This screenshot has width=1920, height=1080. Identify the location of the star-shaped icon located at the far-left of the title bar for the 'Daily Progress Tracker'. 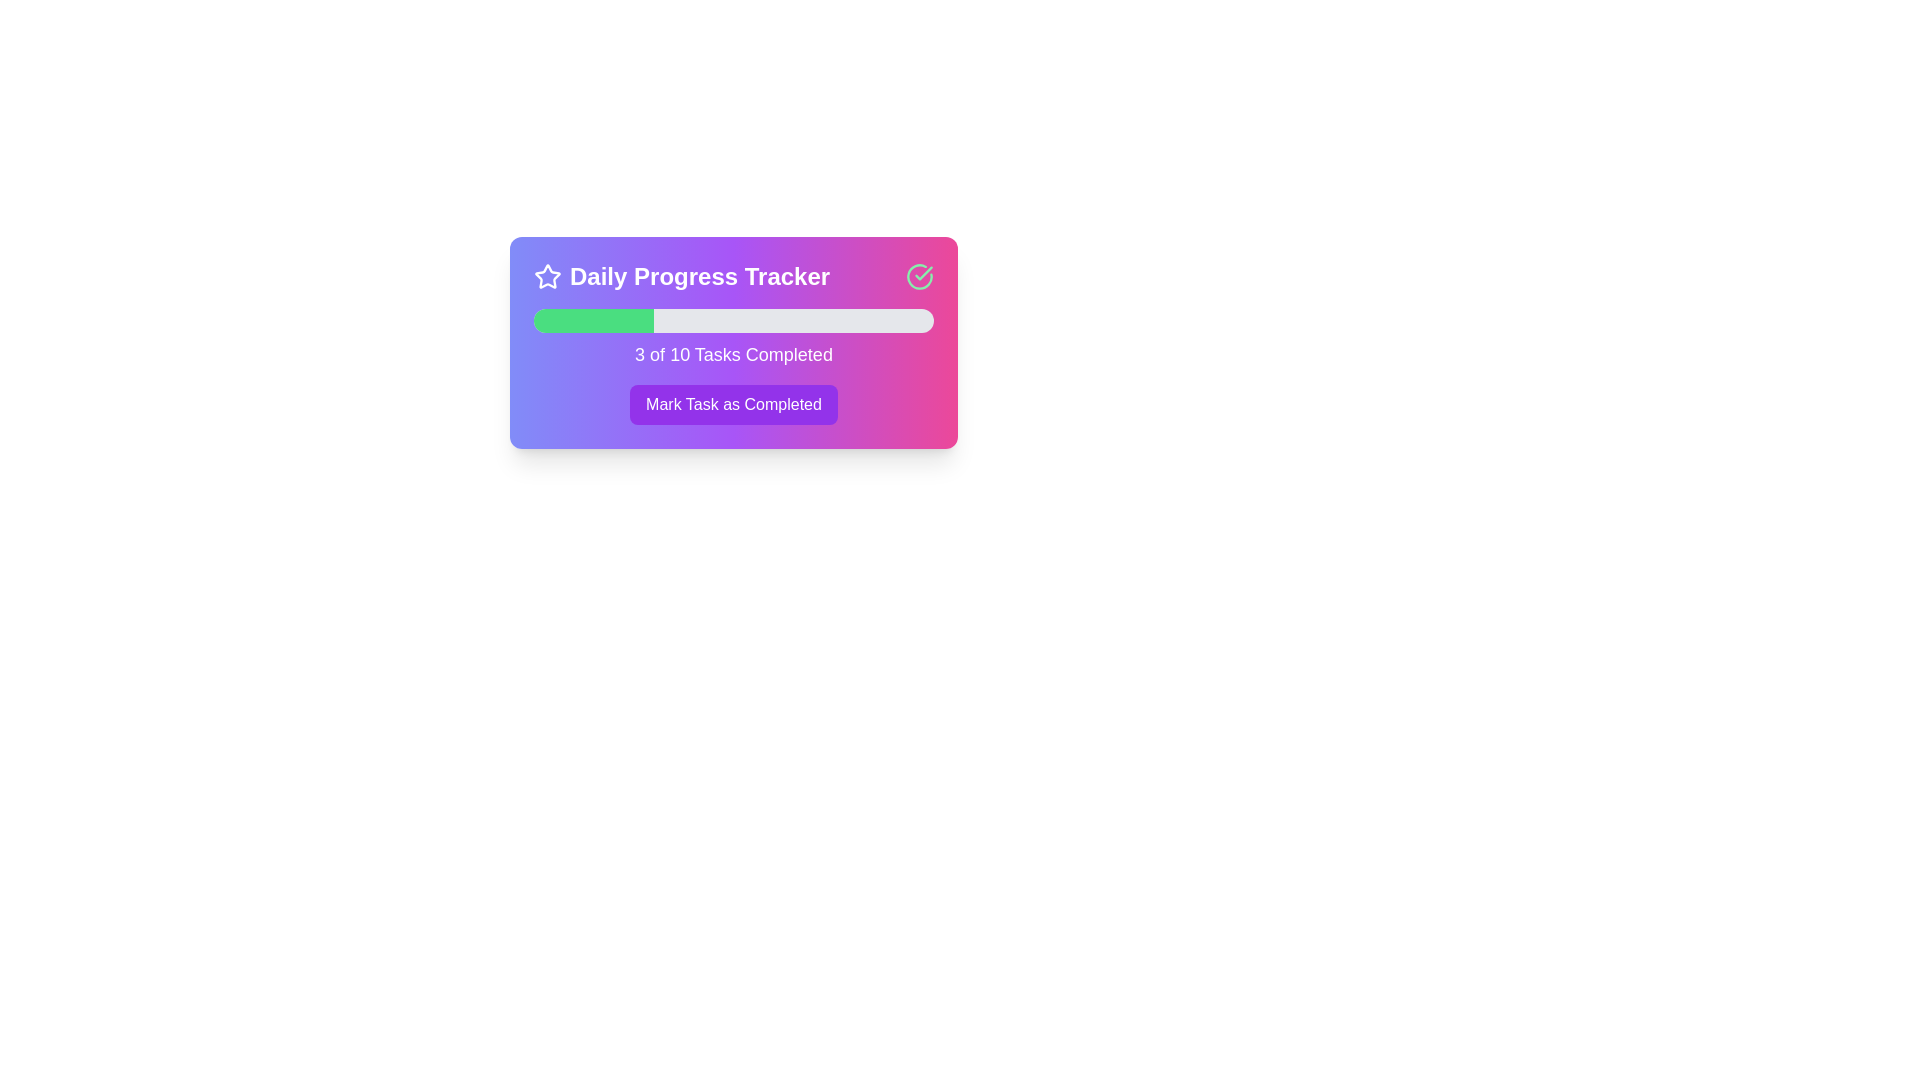
(547, 277).